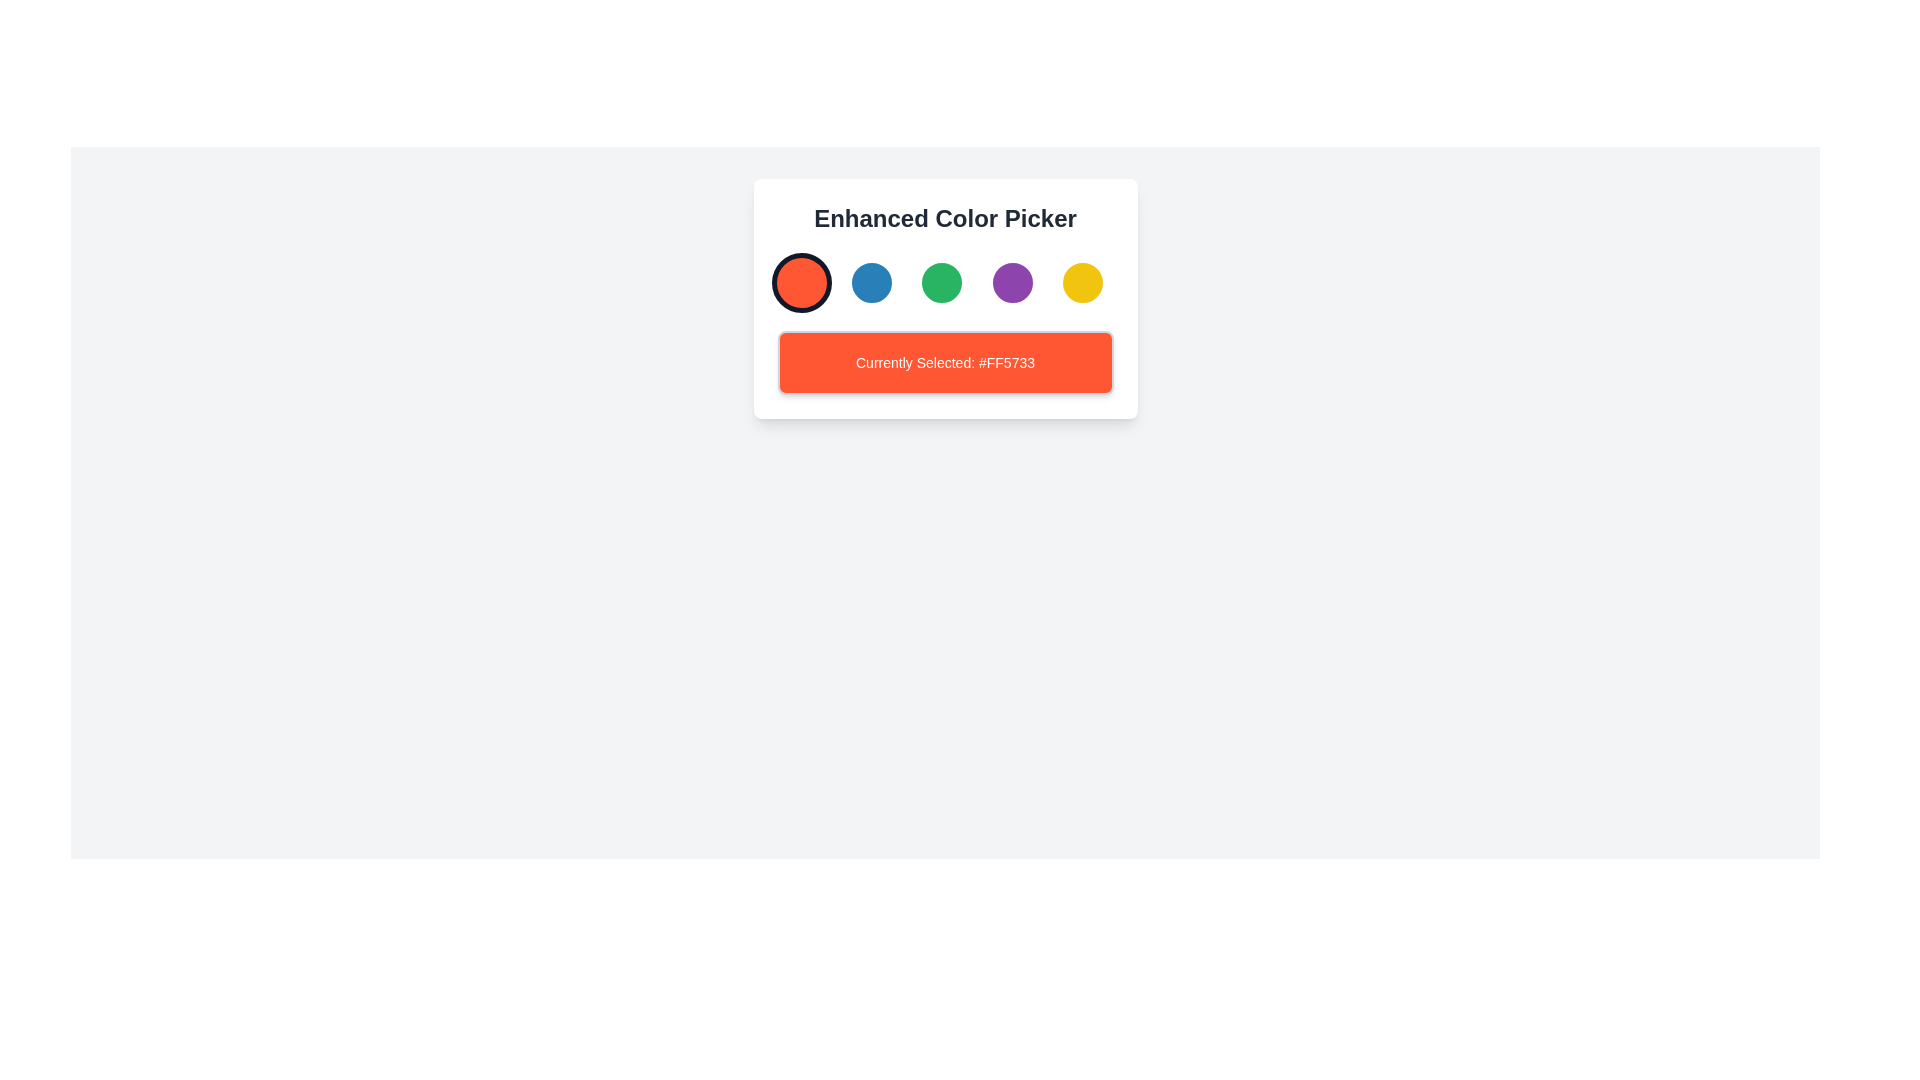 The width and height of the screenshot is (1920, 1080). What do you see at coordinates (801, 282) in the screenshot?
I see `the first circular button in the 'Enhanced Color Picker' card` at bounding box center [801, 282].